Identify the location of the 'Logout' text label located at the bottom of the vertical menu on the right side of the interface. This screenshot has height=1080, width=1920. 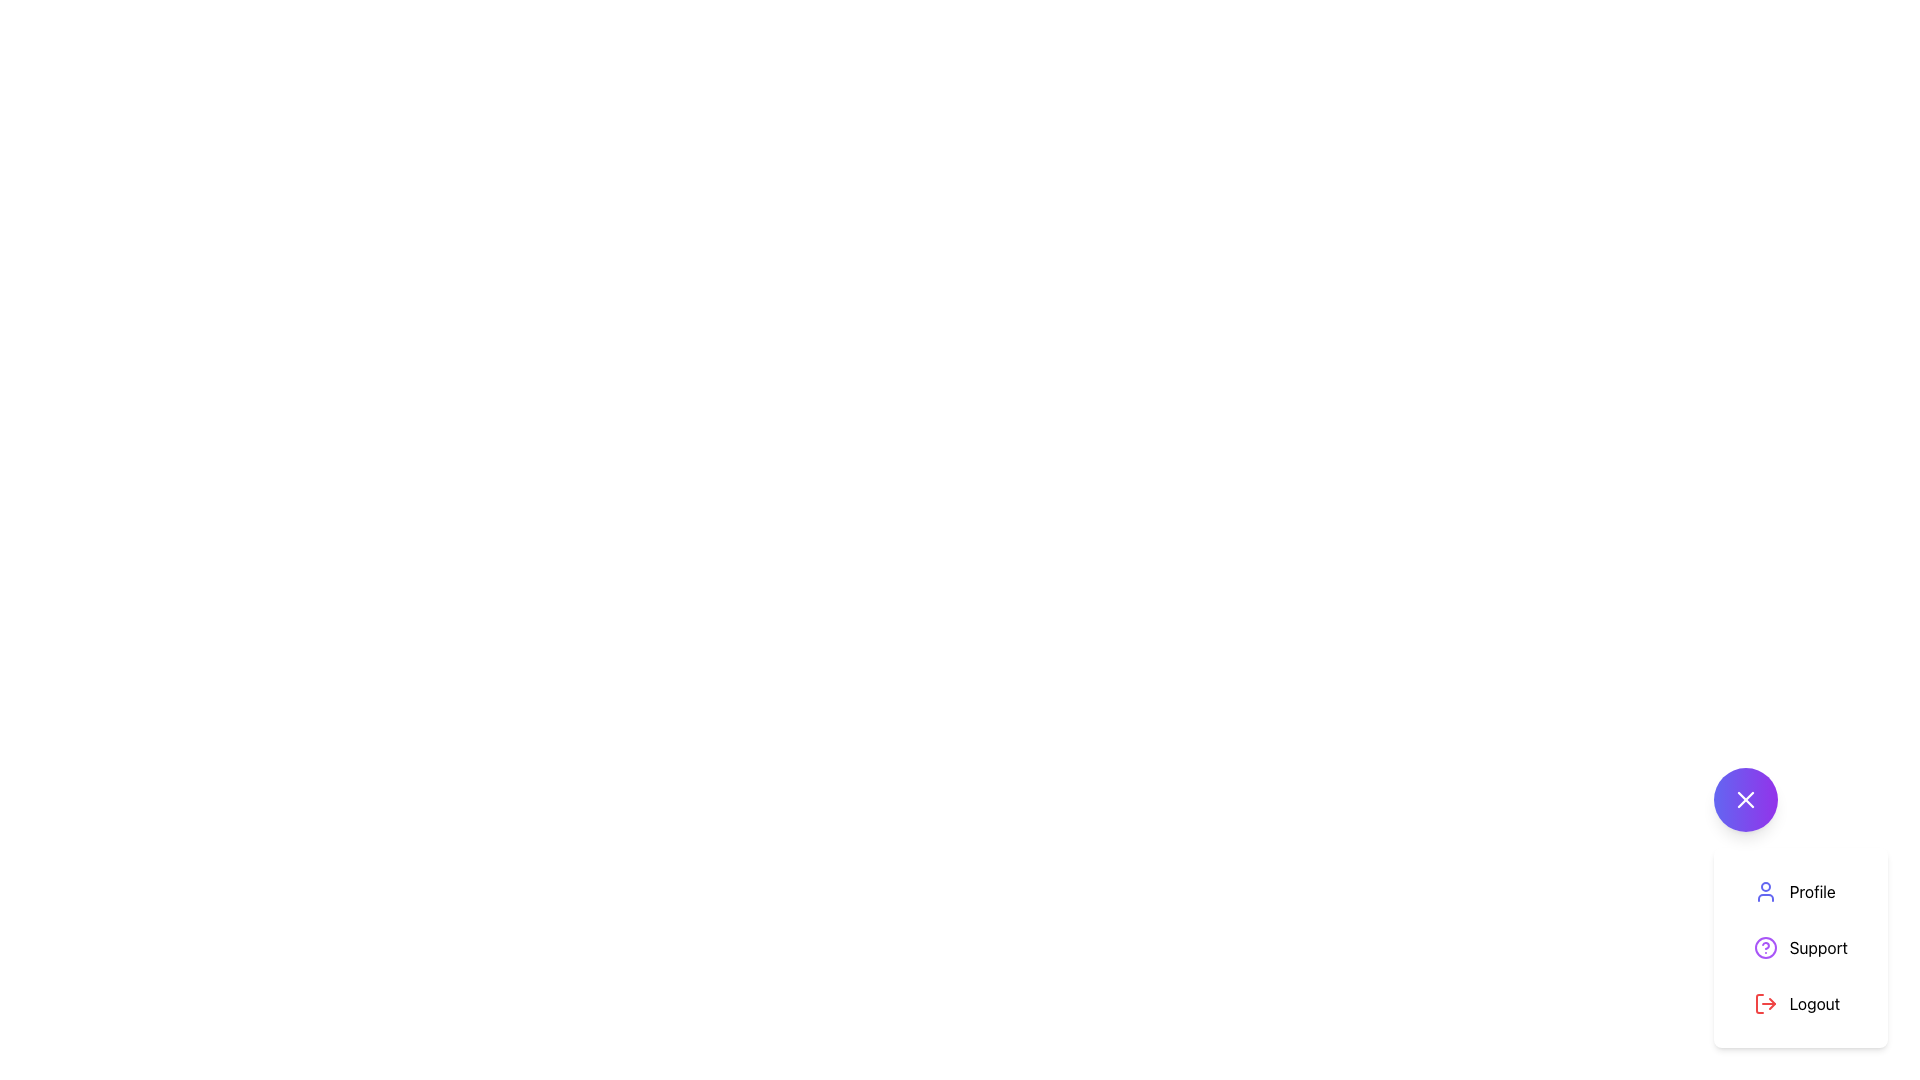
(1814, 1003).